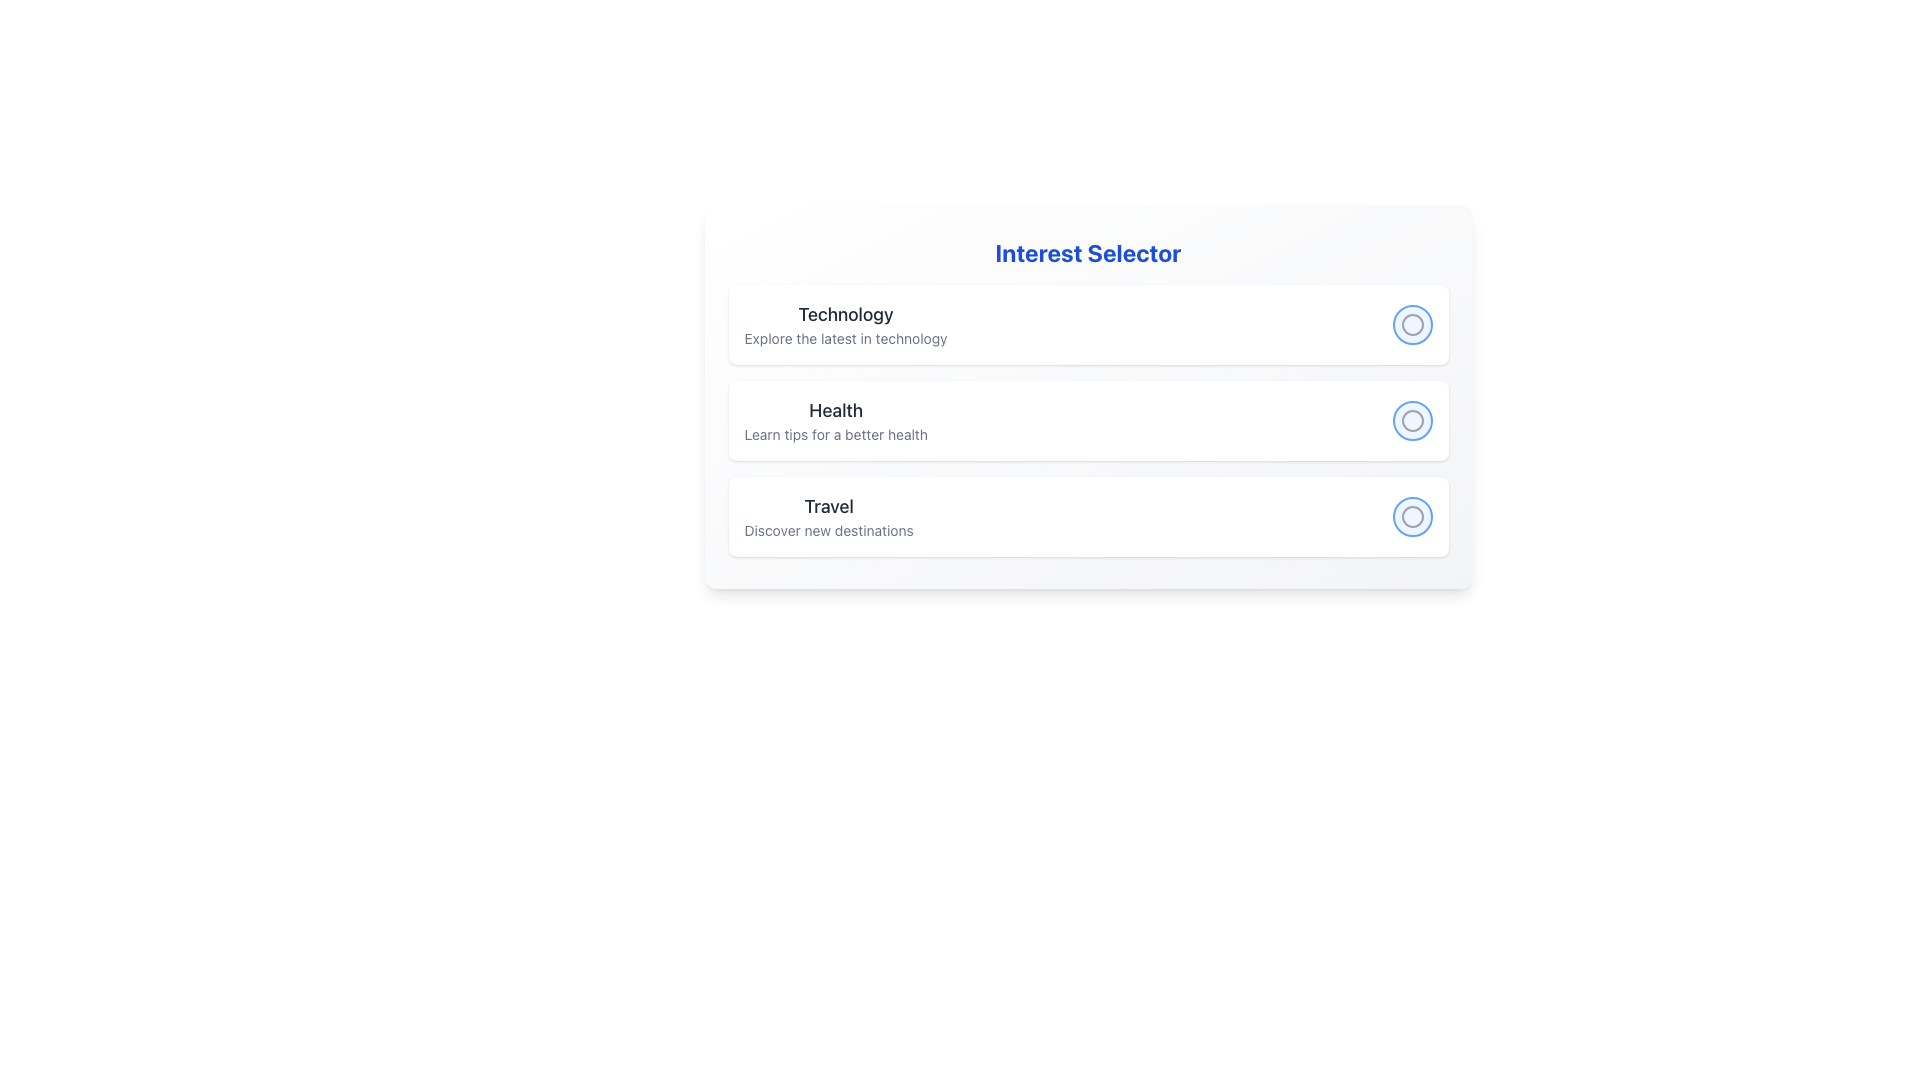 The width and height of the screenshot is (1920, 1080). I want to click on the 'Health' text block within the information card, which is the second entry in the 'Interest Selector' list, positioned between 'Technology' and 'Travel', so click(836, 419).